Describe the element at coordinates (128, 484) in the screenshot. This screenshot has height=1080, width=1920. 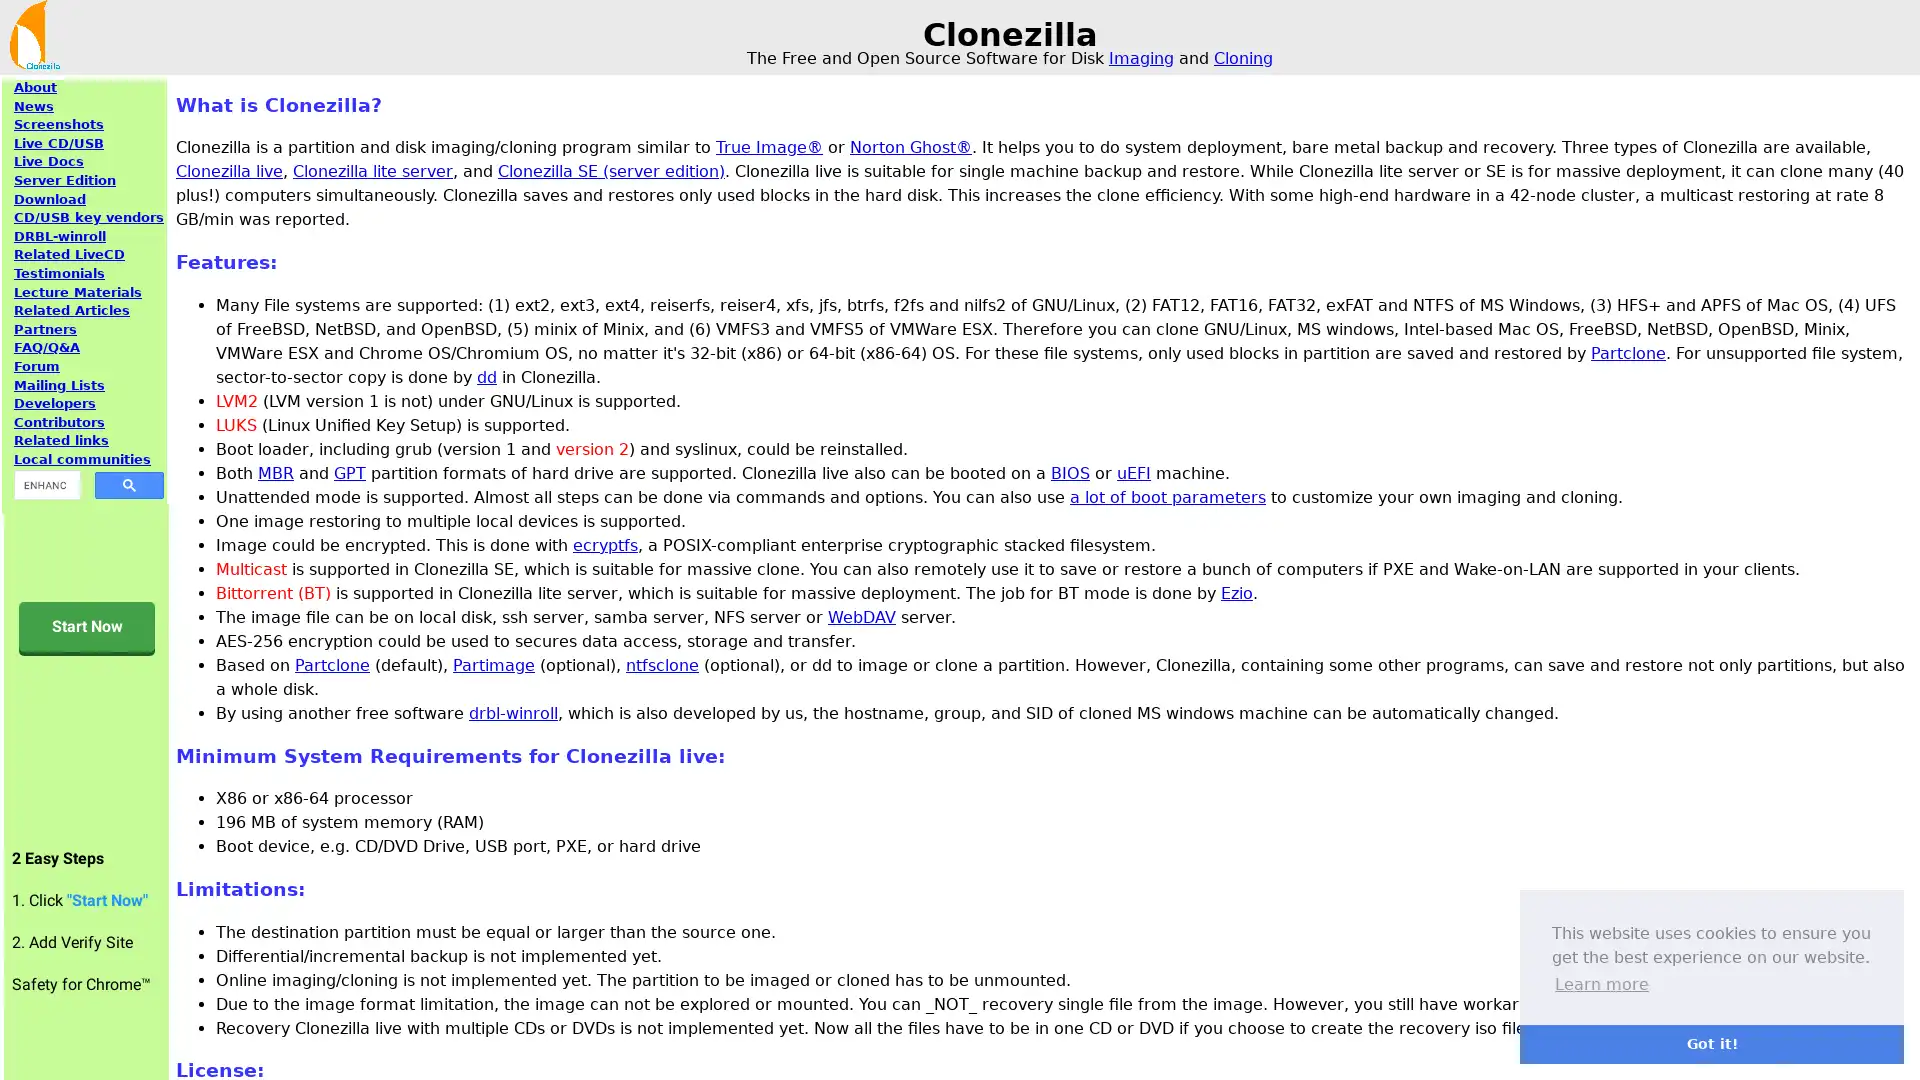
I see `search` at that location.